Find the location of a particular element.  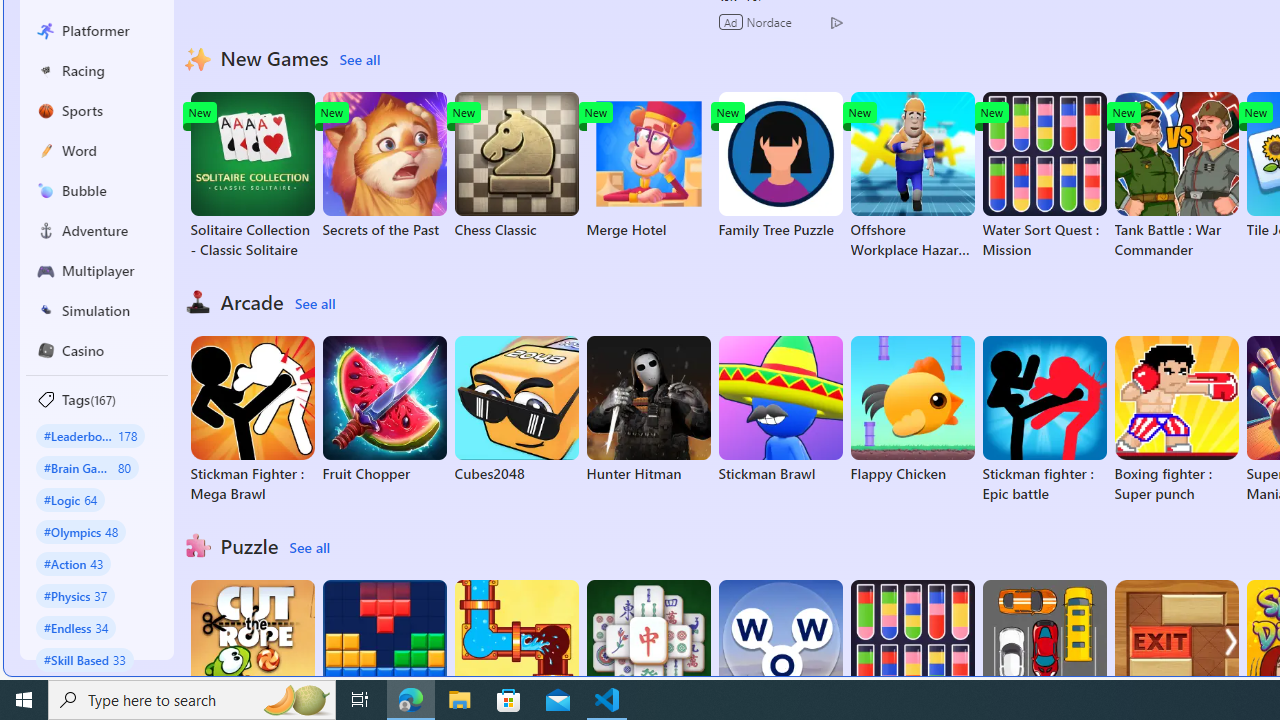

'Stickman Brawl' is located at coordinates (779, 409).